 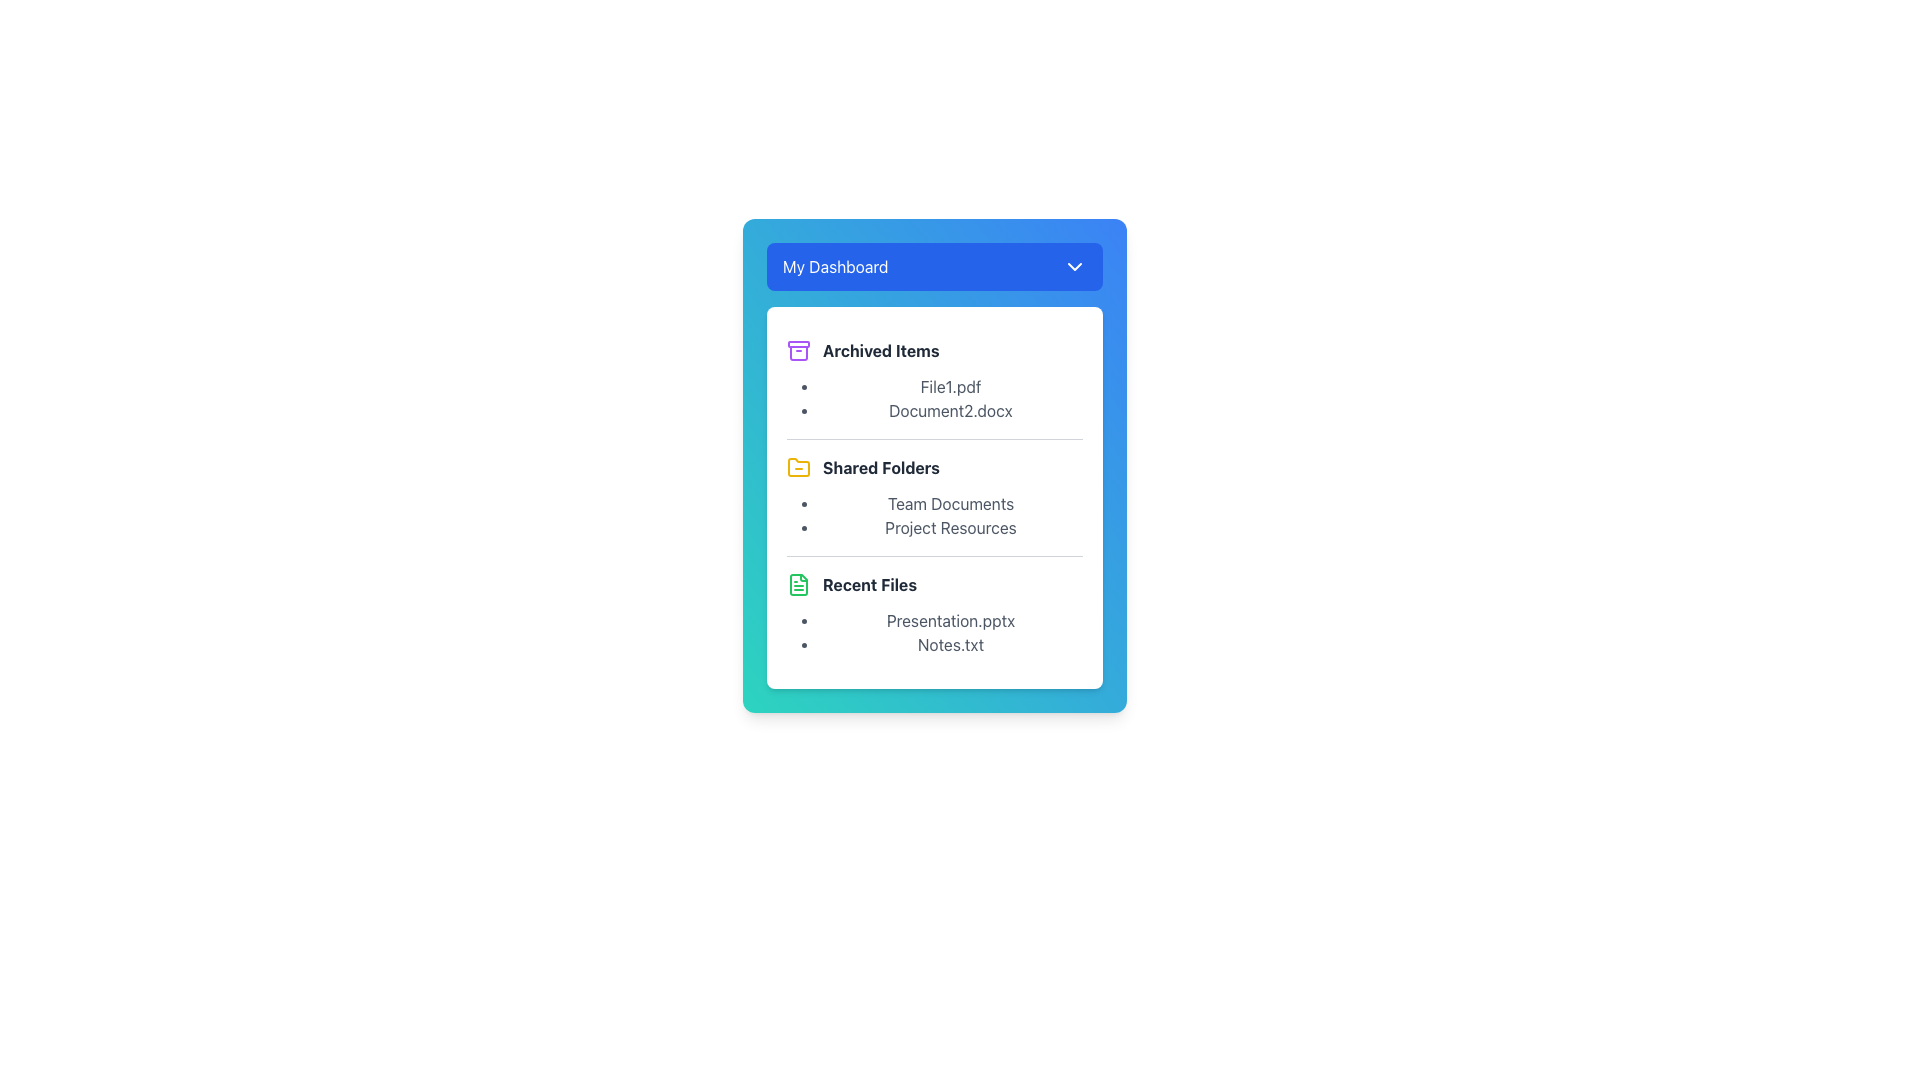 What do you see at coordinates (1074, 265) in the screenshot?
I see `the downward arrow chevron icon in the blue header bar, located to the right of 'My Dashboard'` at bounding box center [1074, 265].